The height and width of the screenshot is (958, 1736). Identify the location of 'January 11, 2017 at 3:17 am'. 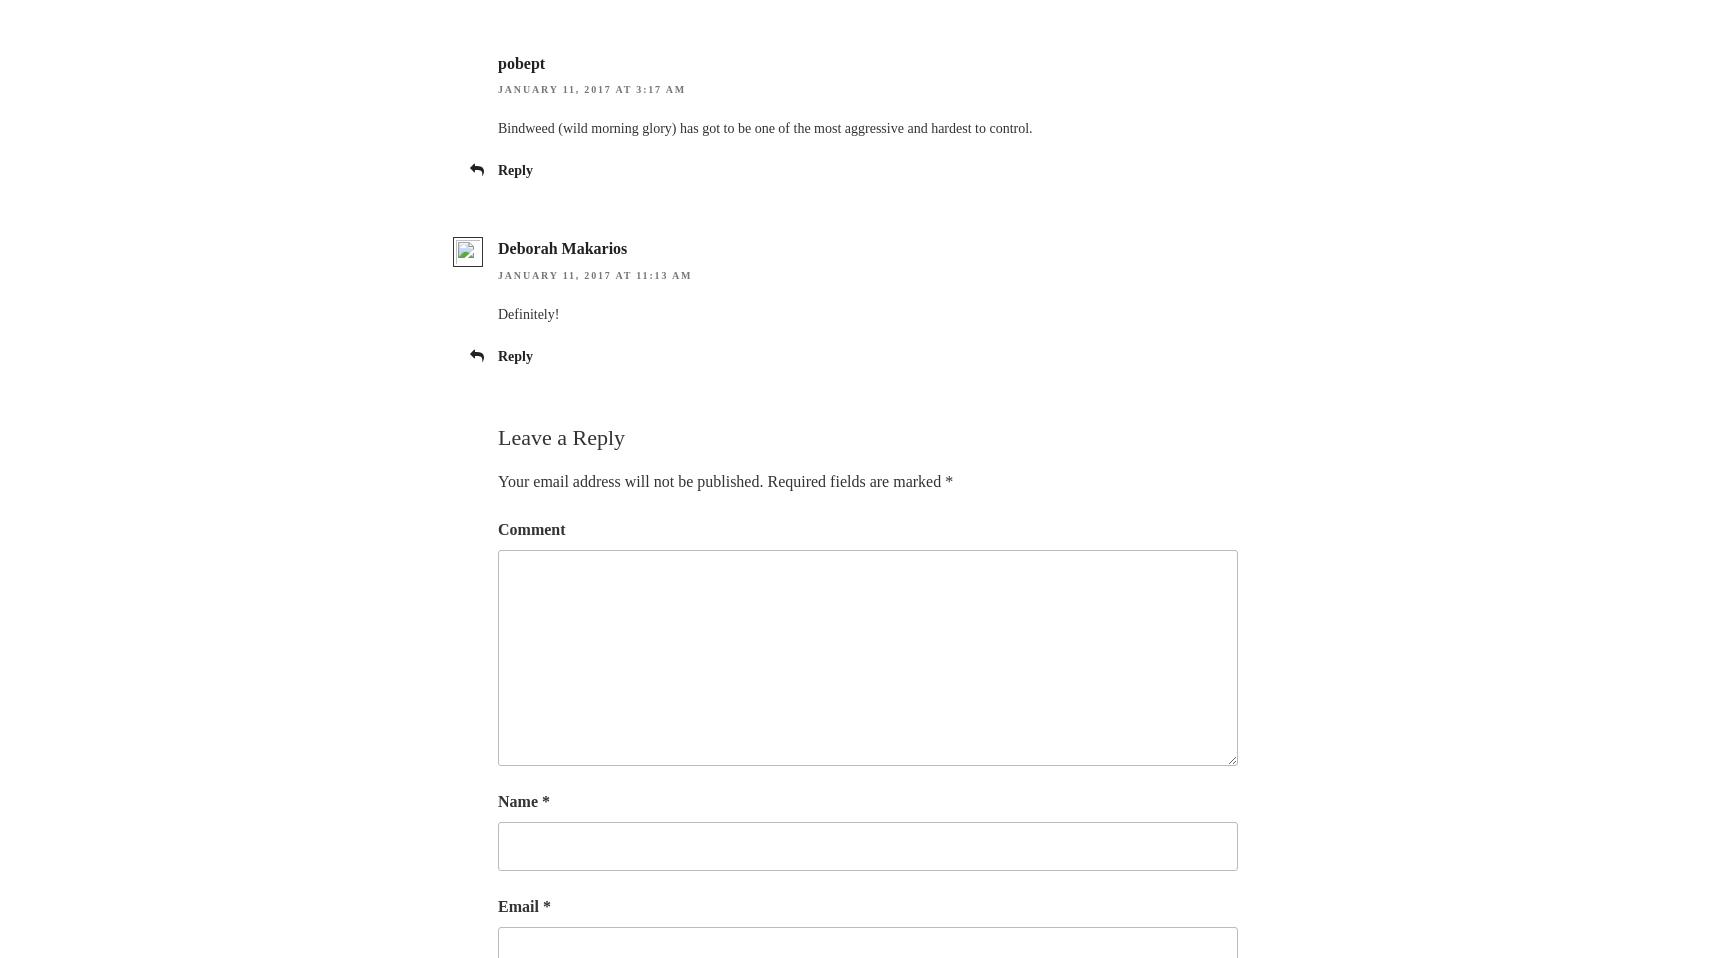
(591, 89).